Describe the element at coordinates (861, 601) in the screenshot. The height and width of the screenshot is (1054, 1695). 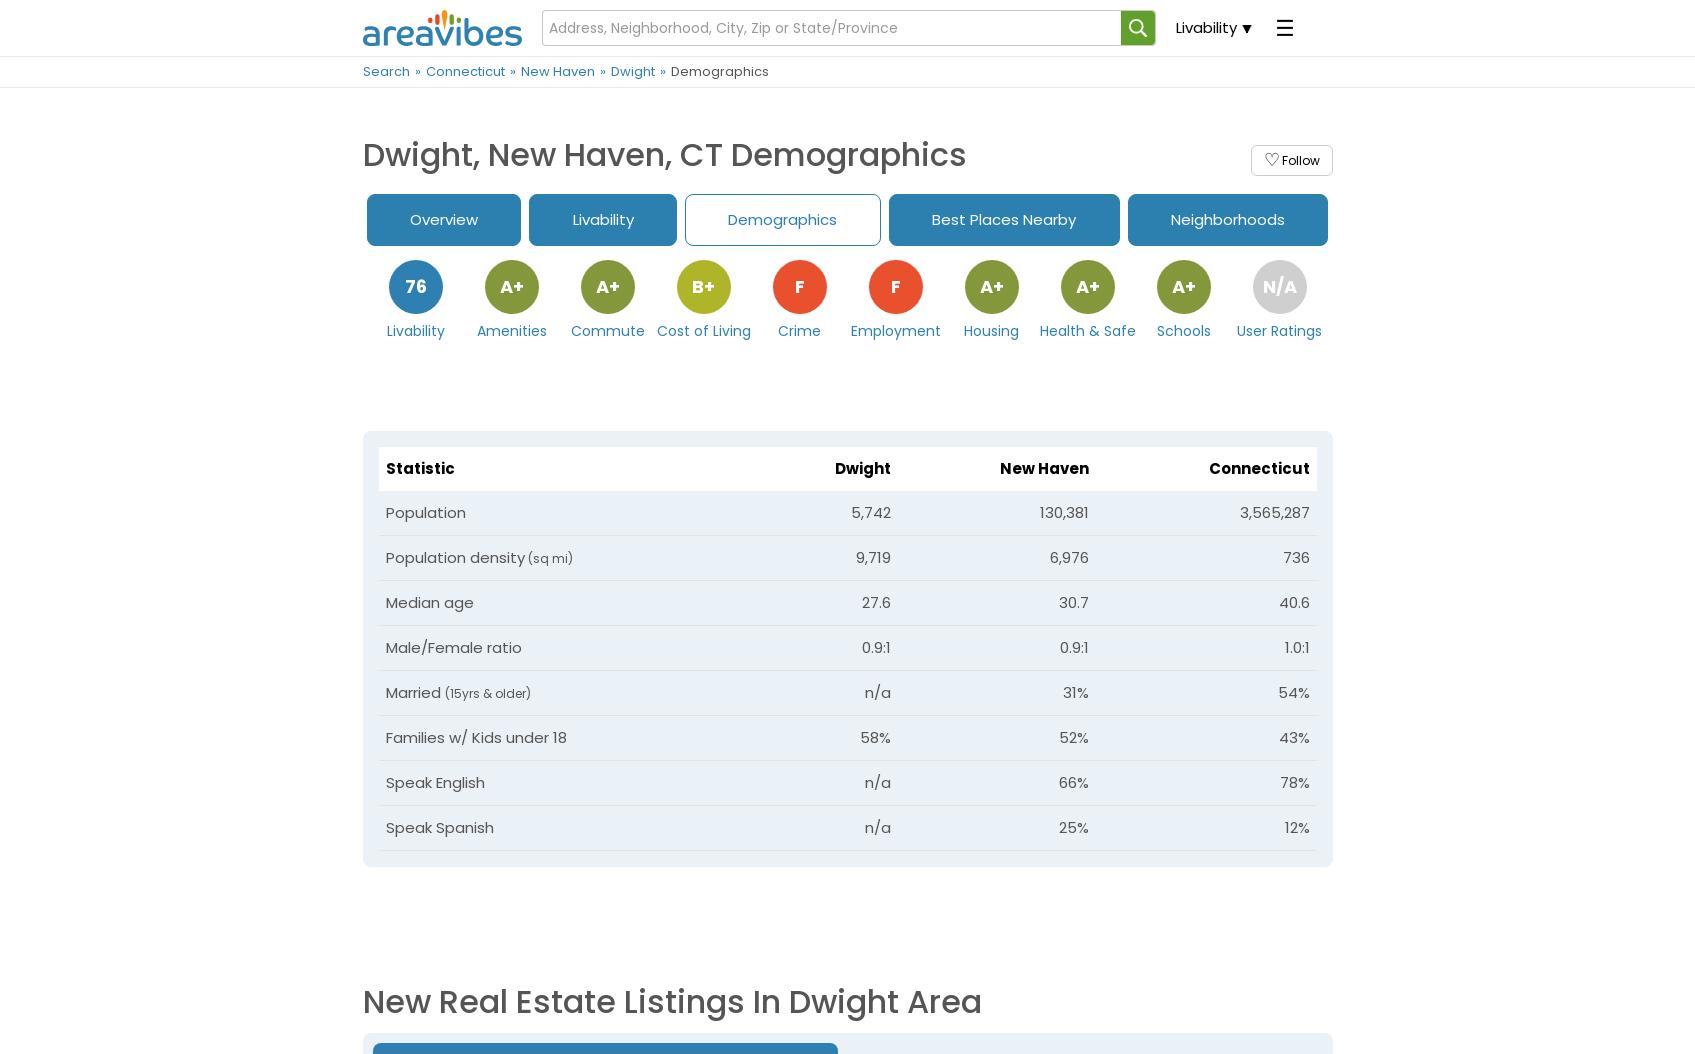
I see `'27.6'` at that location.